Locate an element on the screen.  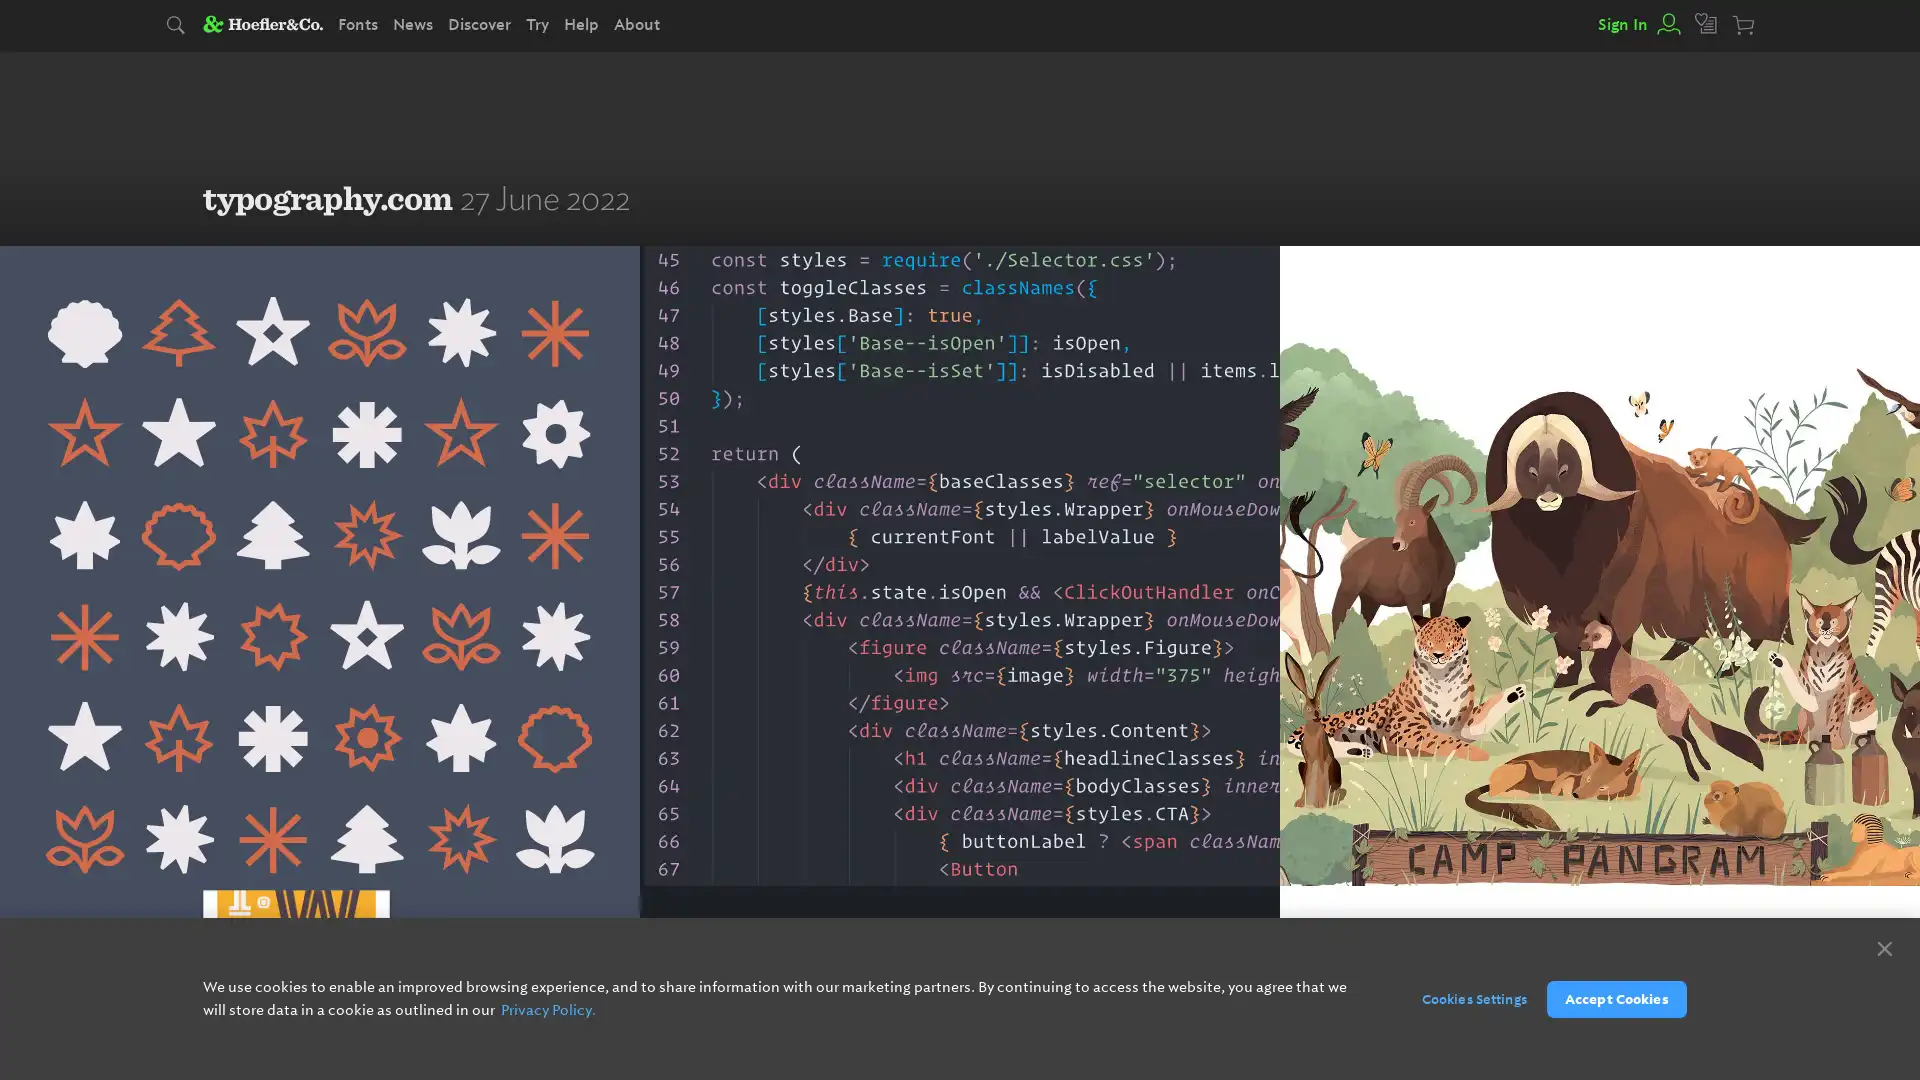
Your cart is located at coordinates (1744, 26).